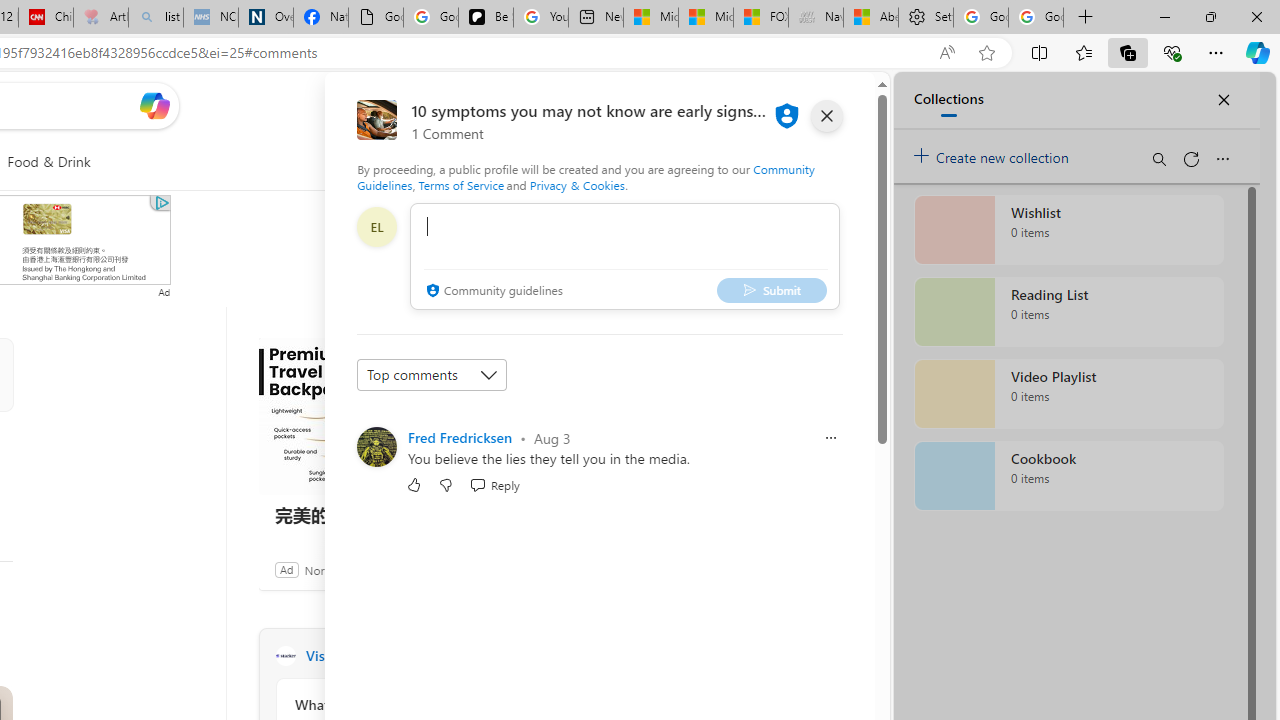 Image resolution: width=1280 pixels, height=720 pixels. What do you see at coordinates (100, 17) in the screenshot?
I see `'Arthritis: Ask Health Professionals - Sleeping'` at bounding box center [100, 17].